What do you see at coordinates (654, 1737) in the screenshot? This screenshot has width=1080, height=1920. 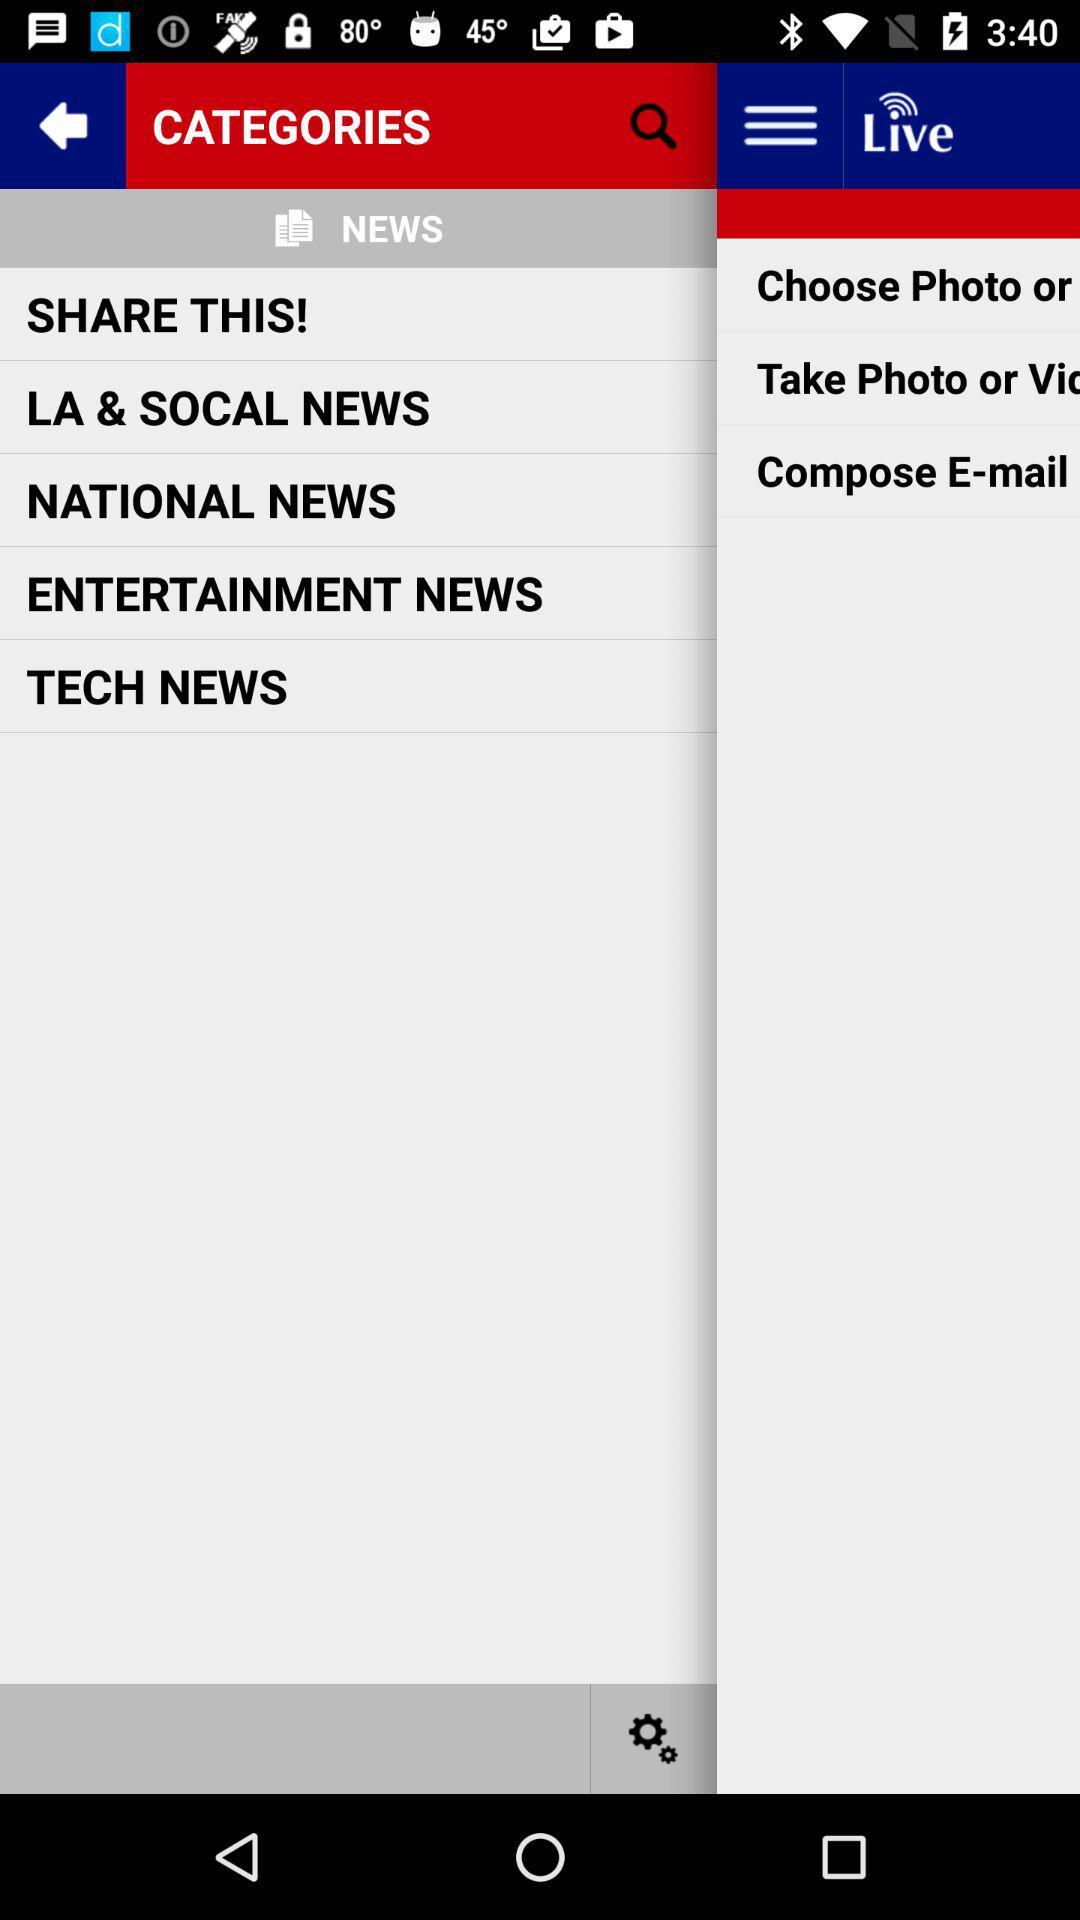 I see `the settings icon` at bounding box center [654, 1737].